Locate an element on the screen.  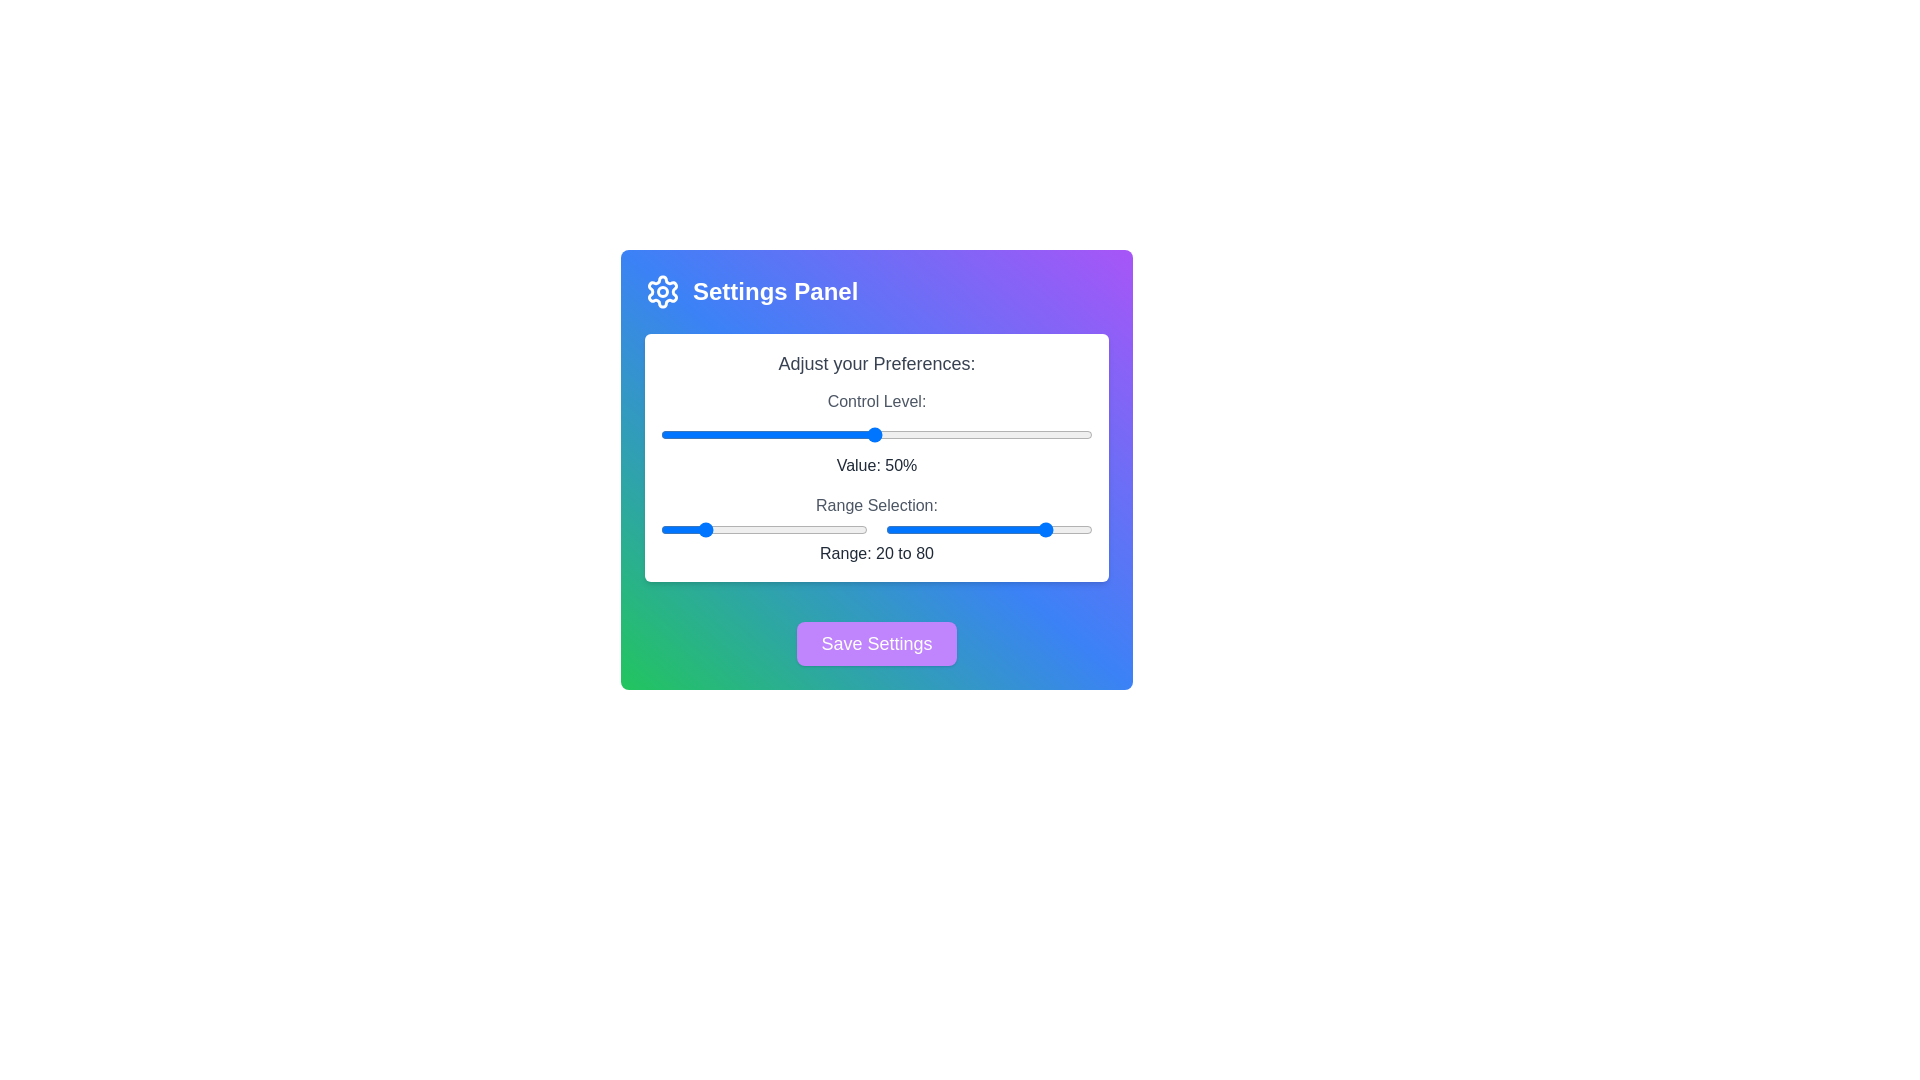
the slider value is located at coordinates (882, 434).